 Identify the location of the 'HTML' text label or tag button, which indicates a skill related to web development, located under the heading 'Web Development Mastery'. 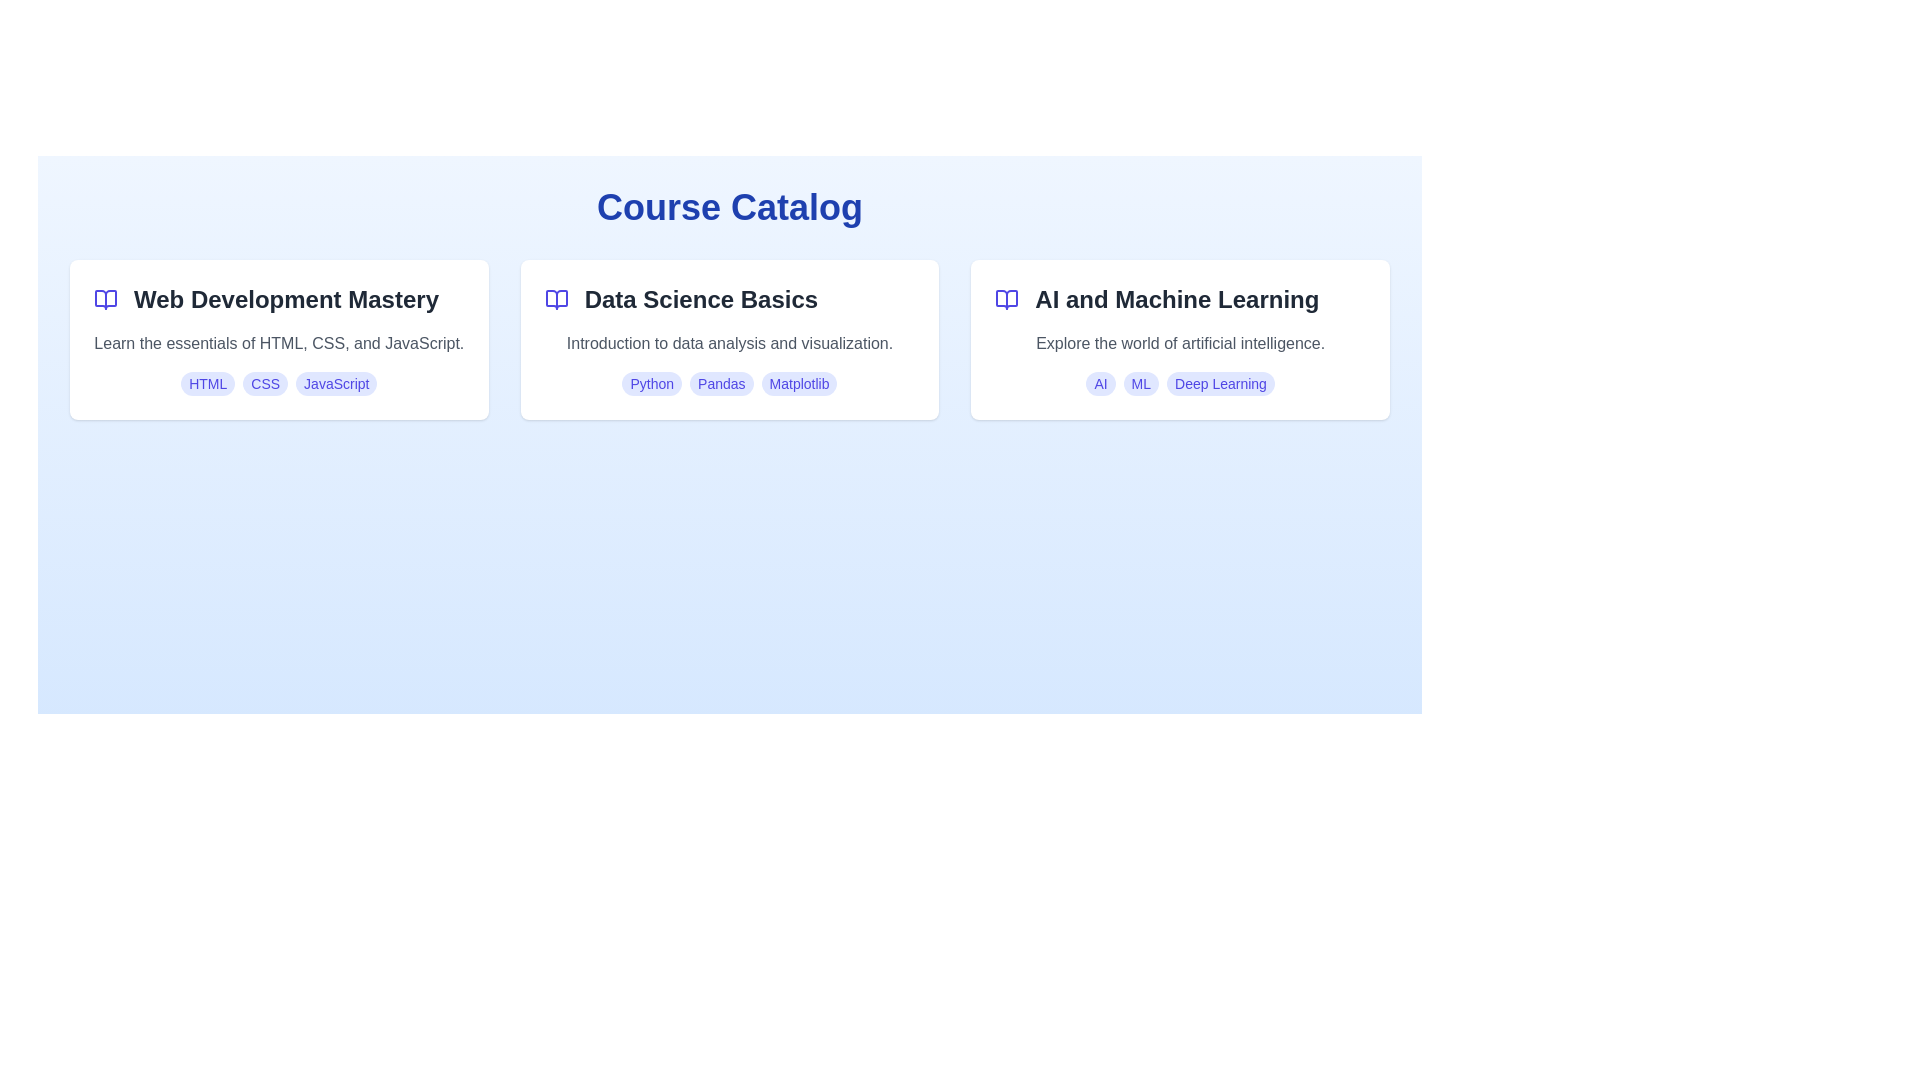
(208, 384).